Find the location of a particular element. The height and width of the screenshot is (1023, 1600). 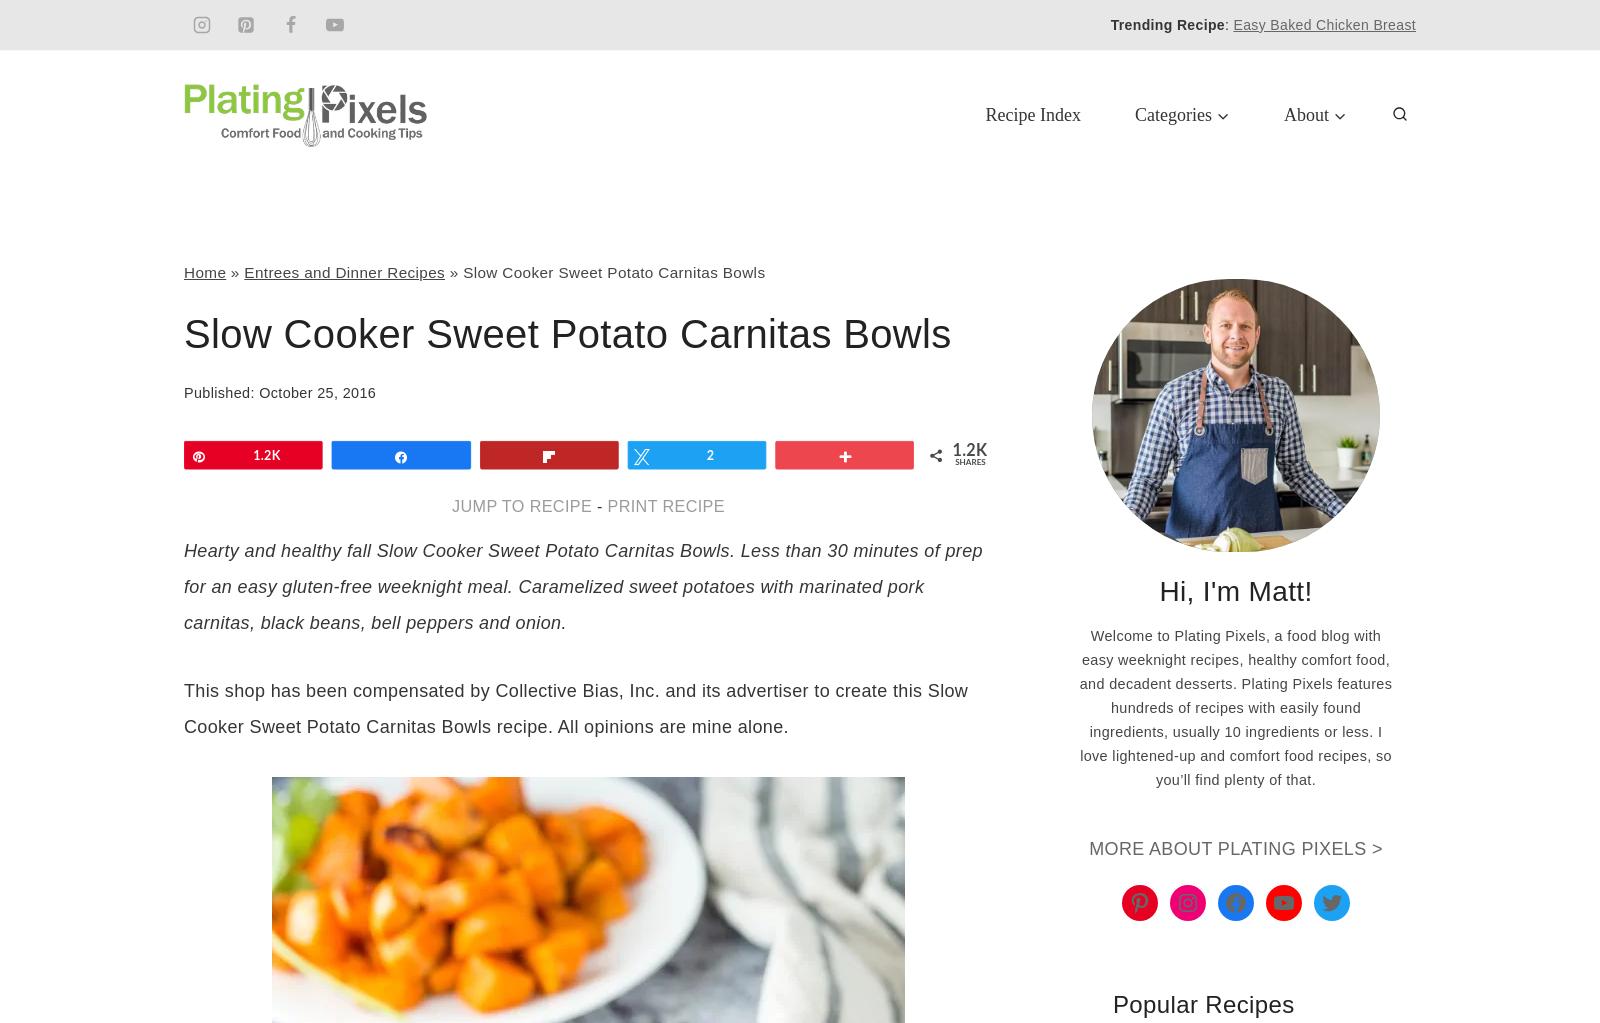

'Welcome to Plating Pixels, a food blog with easy weeknight recipes, healthy comfort food, and decadent desserts. Plating Pixels features hundreds of recipes with easily found ingredients, usually 10 ingredients or less. I love lightened-up and comfort food recipes, so you’ll find plenty of that.' is located at coordinates (1234, 705).